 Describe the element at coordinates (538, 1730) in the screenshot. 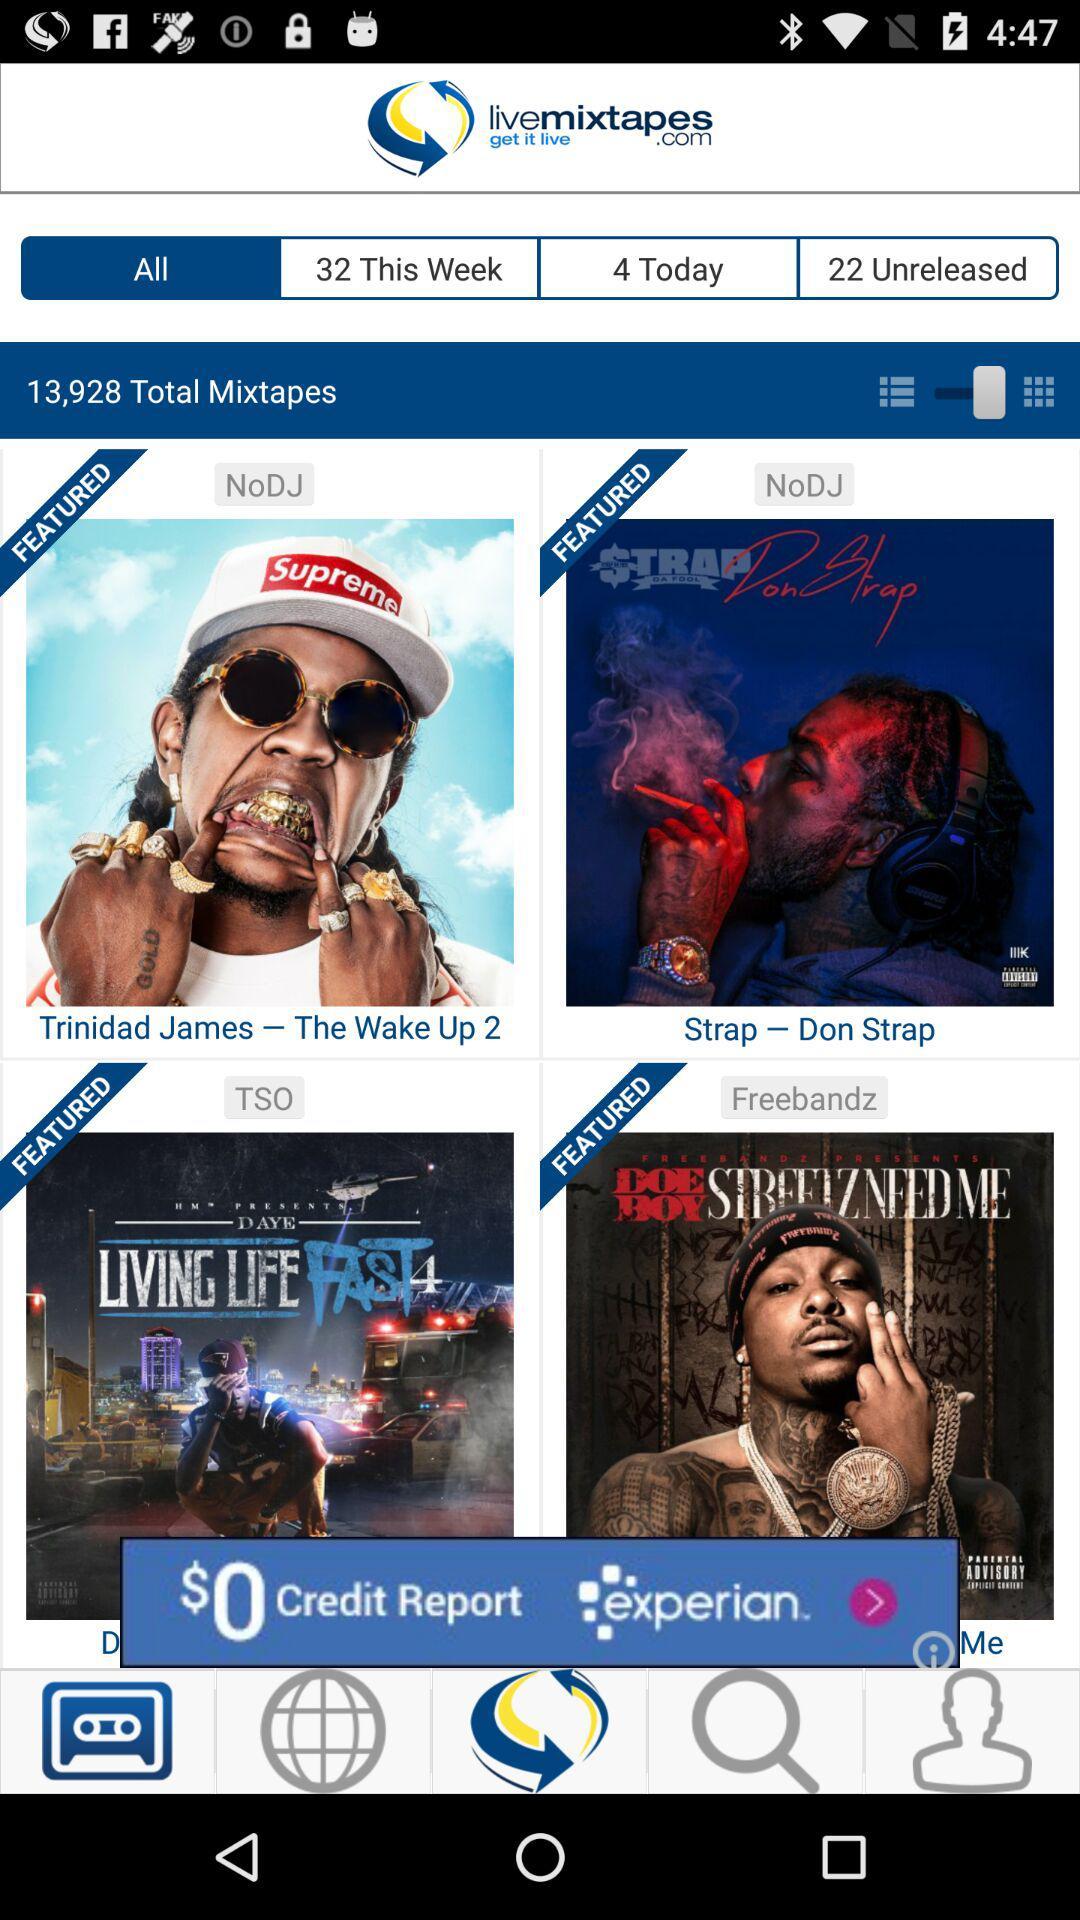

I see `the information` at that location.